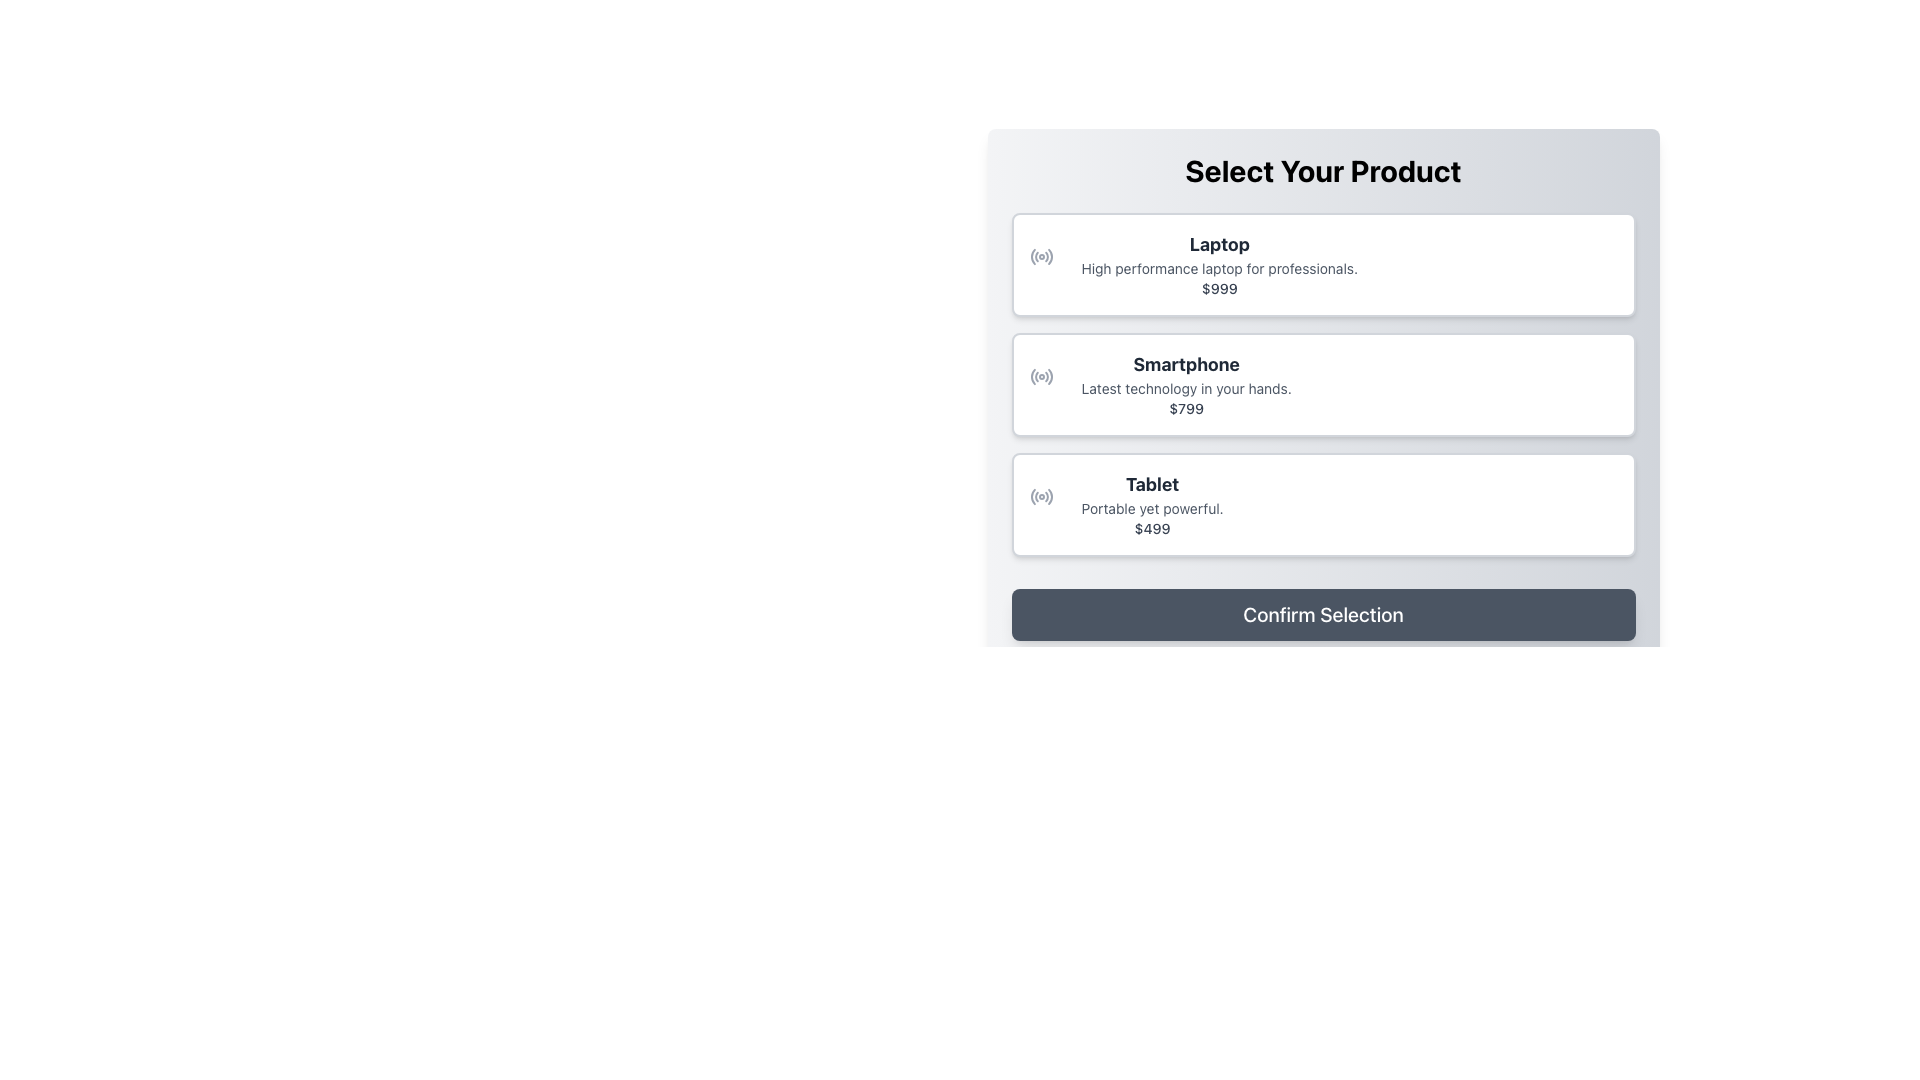  What do you see at coordinates (1218, 289) in the screenshot?
I see `the text label displaying '$999', which is located at the bottom of the product description section in the 'Select Your Product' interface module under the 'Laptop' section` at bounding box center [1218, 289].